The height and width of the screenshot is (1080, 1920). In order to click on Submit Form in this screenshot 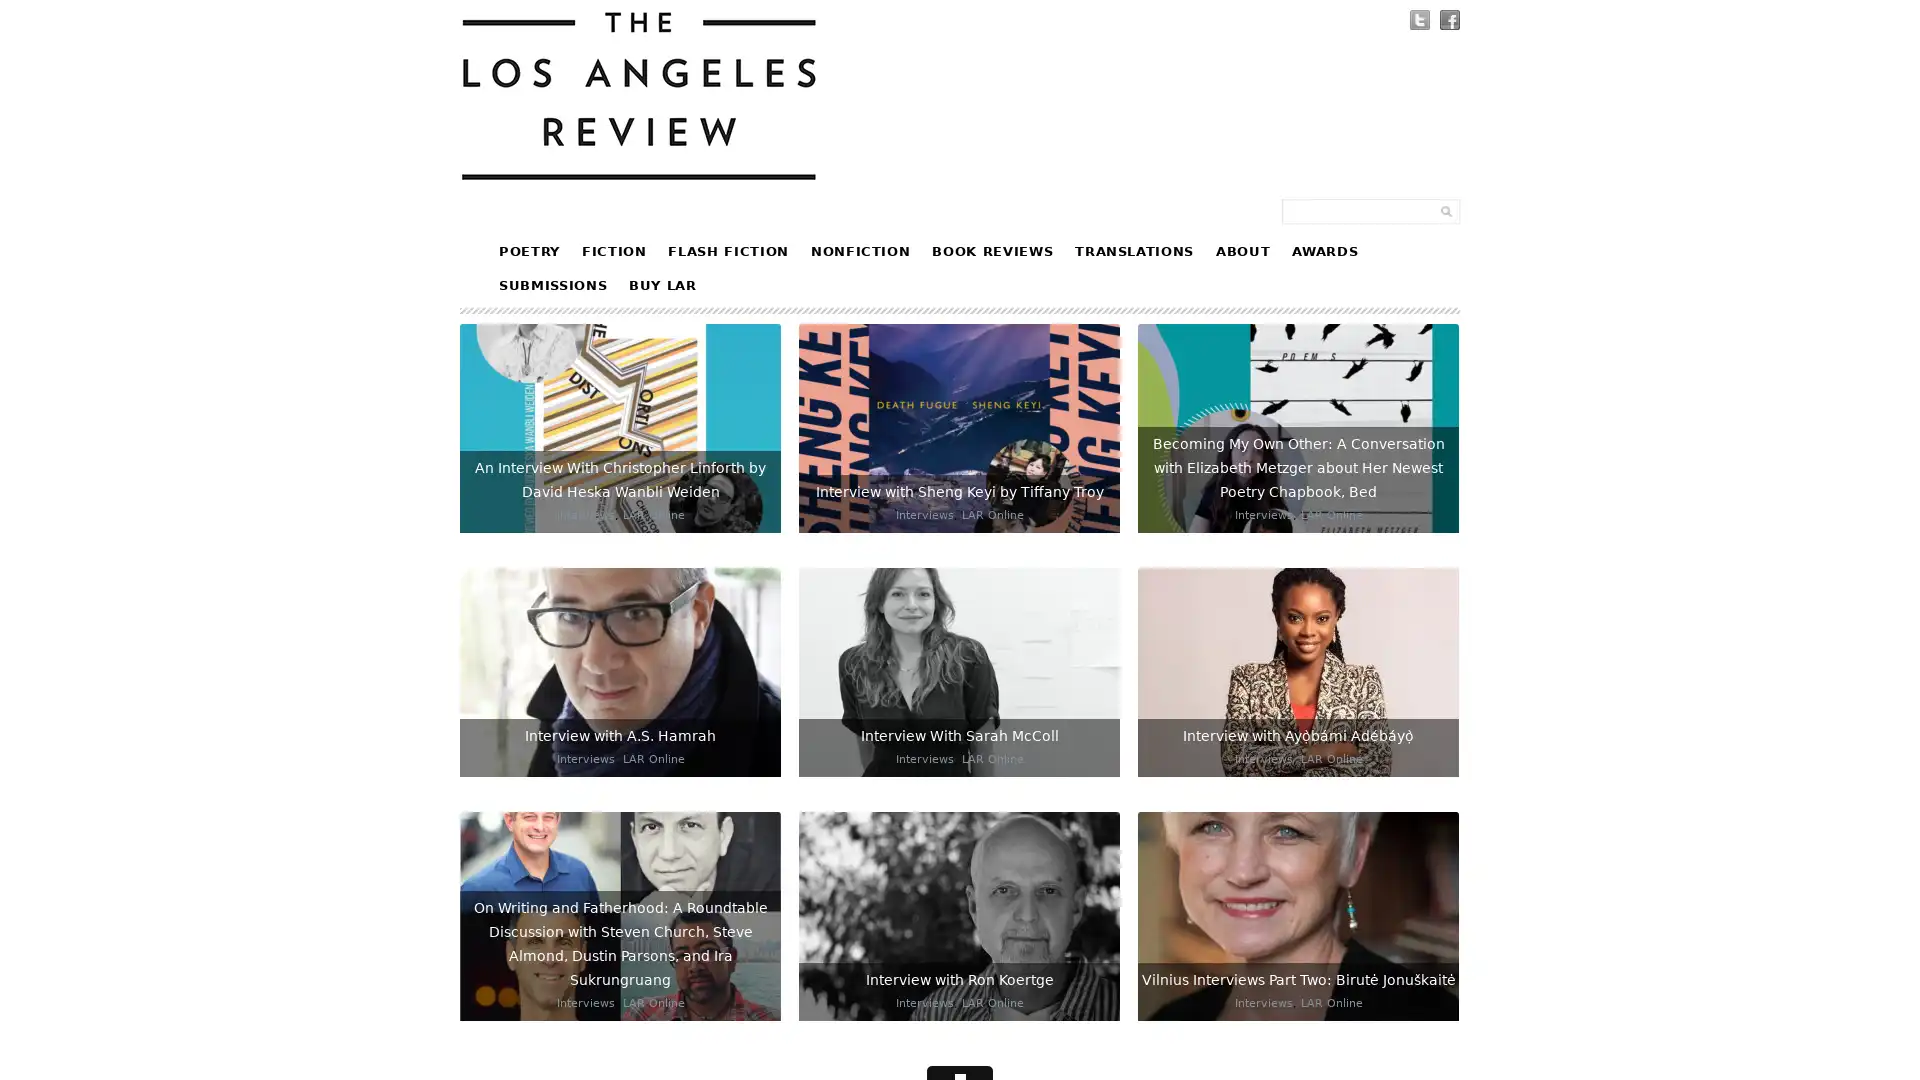, I will do `click(1446, 211)`.